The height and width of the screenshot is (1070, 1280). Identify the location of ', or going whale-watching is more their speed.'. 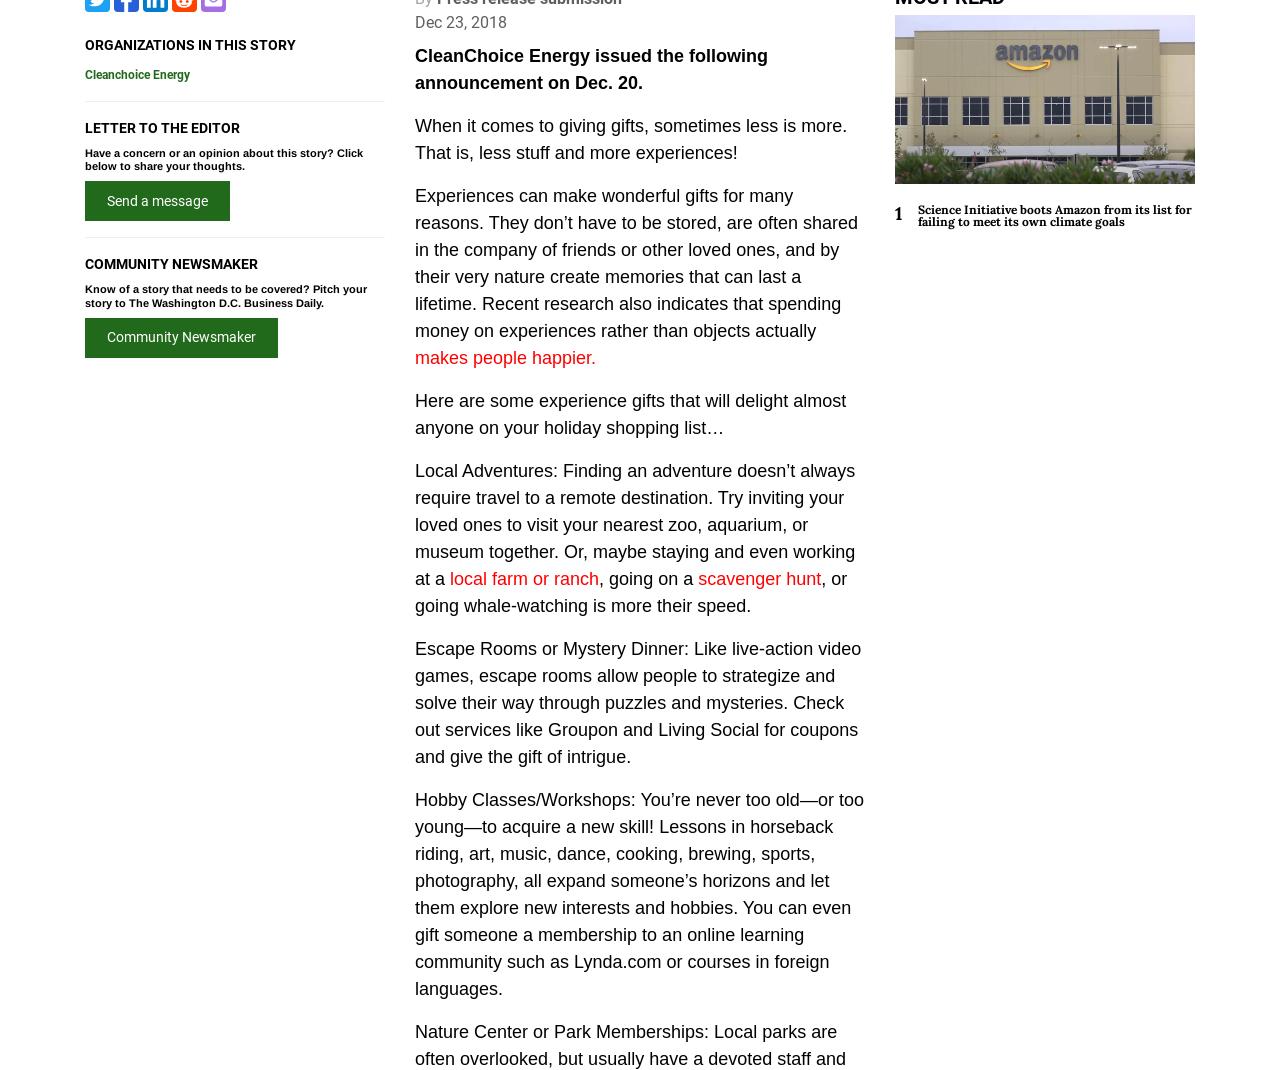
(630, 591).